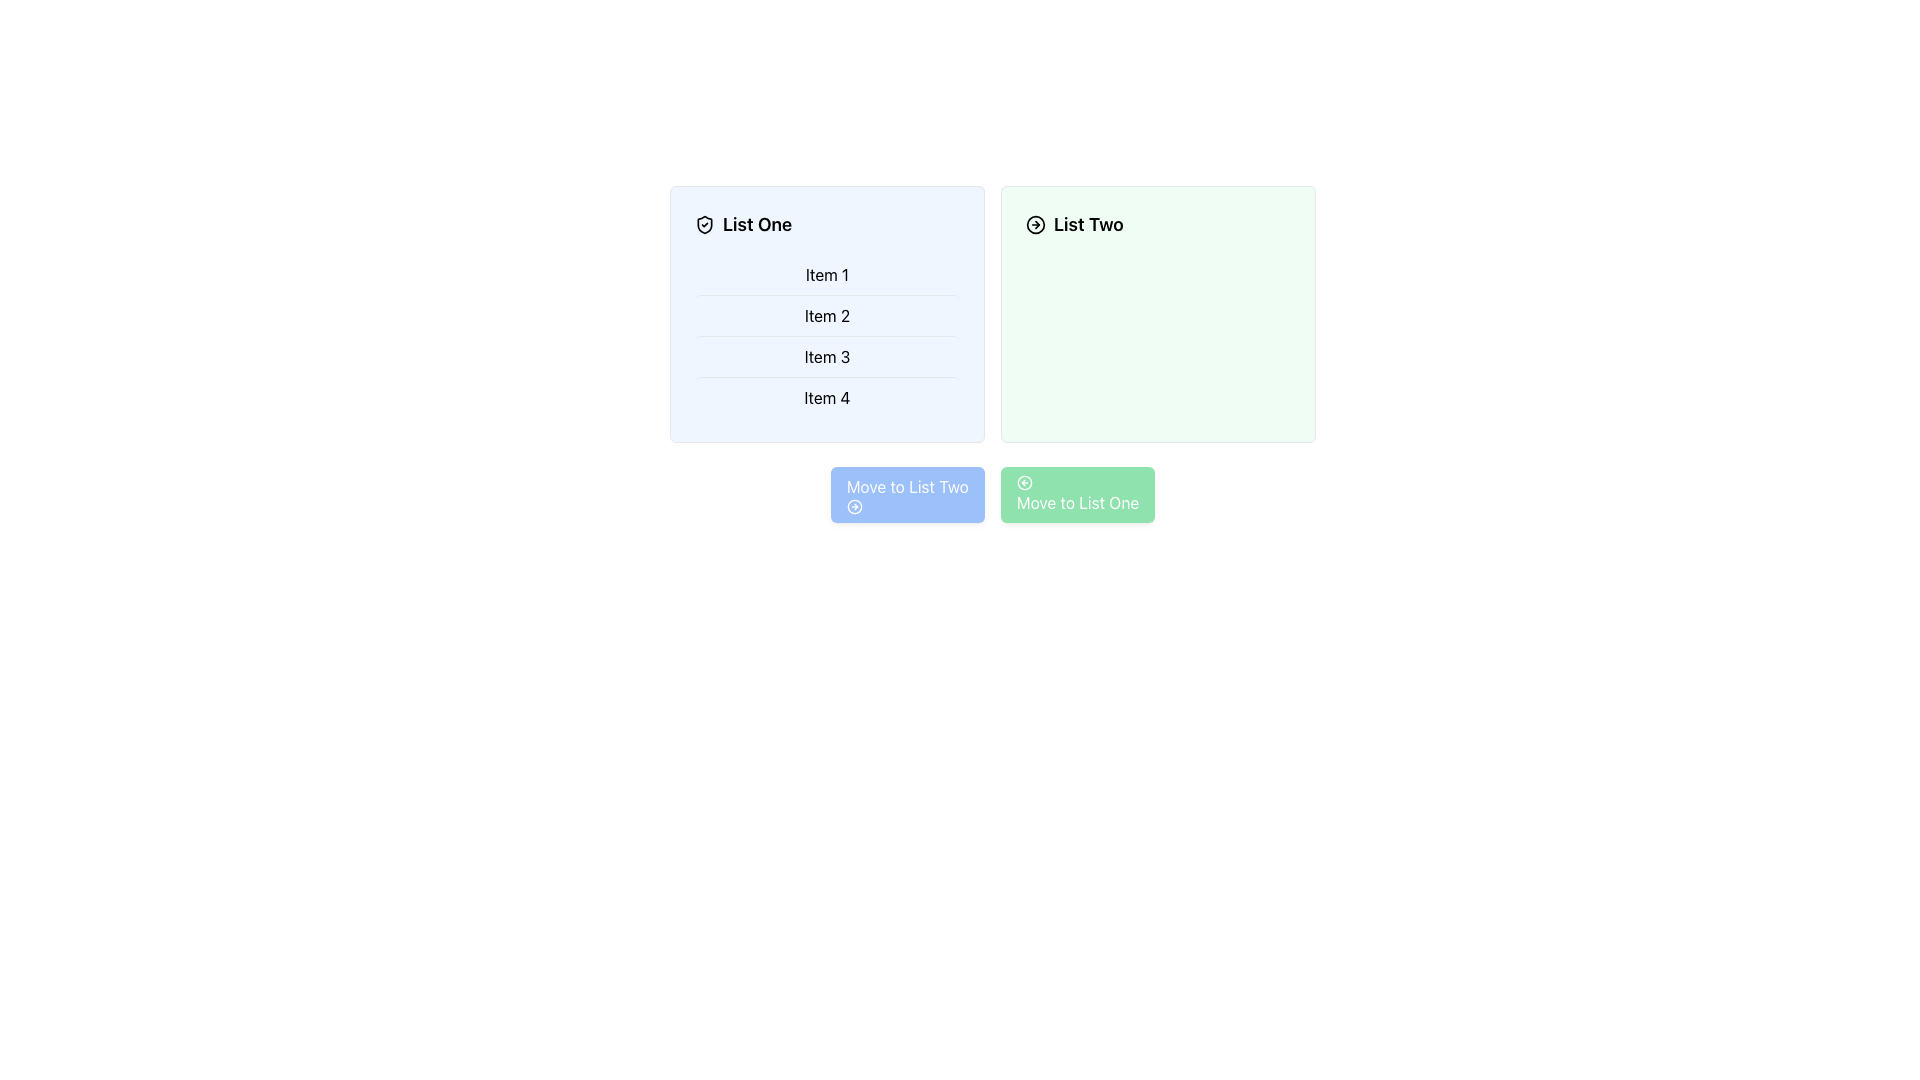  I want to click on the second item in the list titled 'List One', located below 'Item 1' and above 'Item 3', so click(827, 315).